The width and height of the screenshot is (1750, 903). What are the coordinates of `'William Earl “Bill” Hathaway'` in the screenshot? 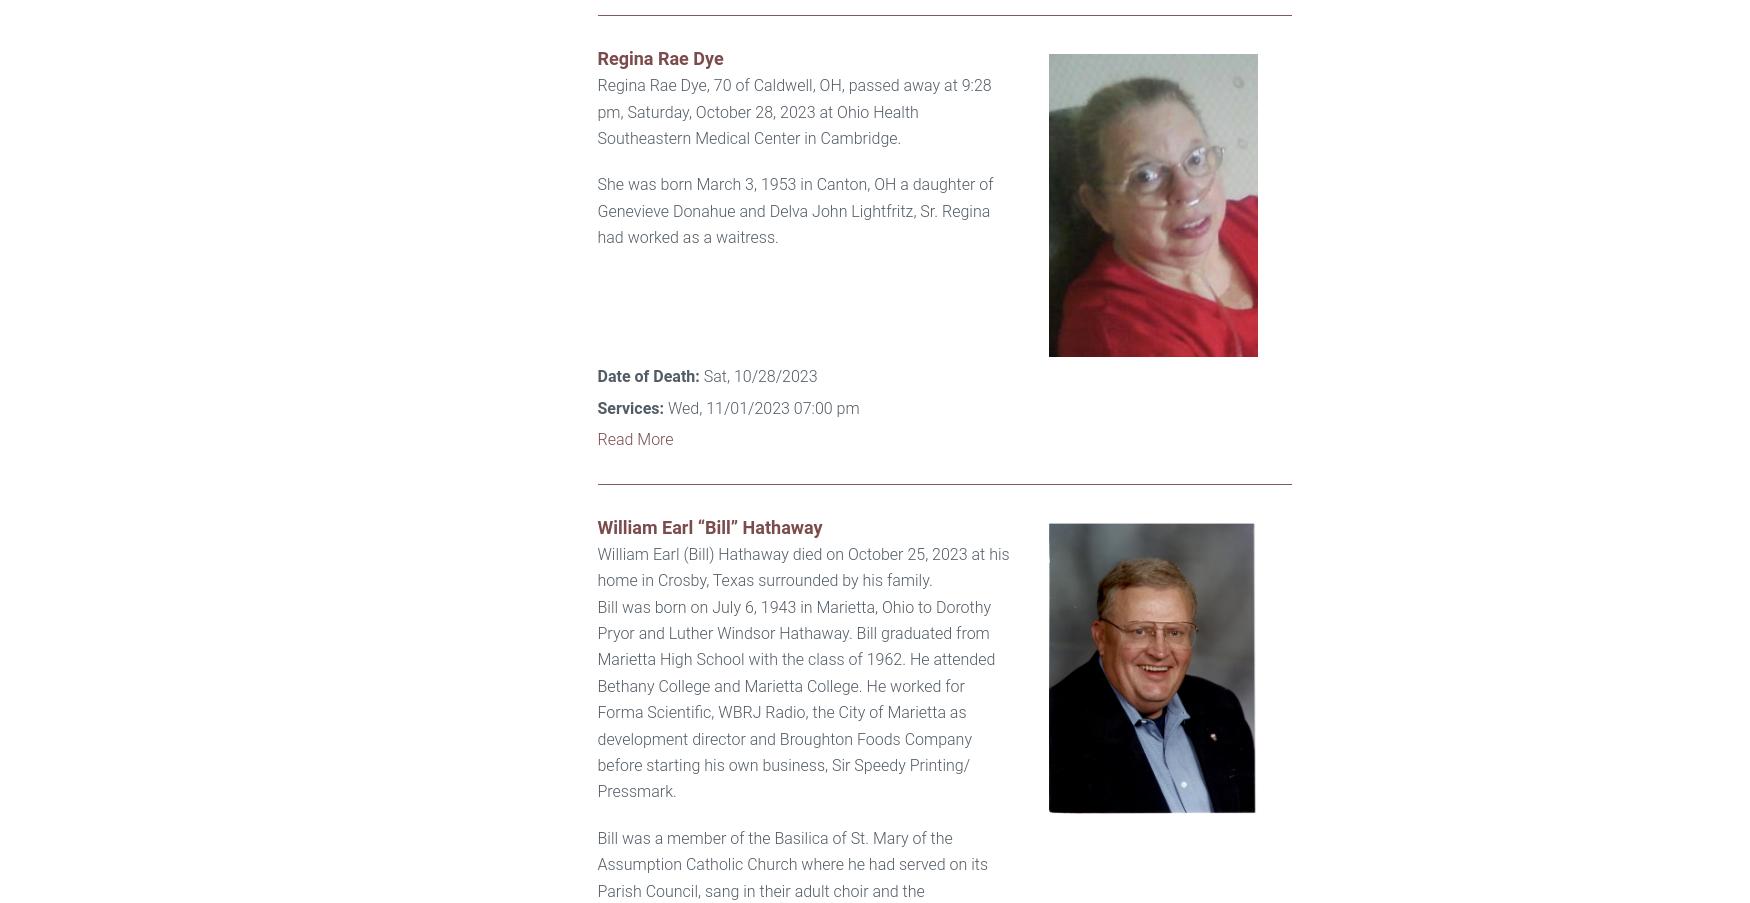 It's located at (709, 525).